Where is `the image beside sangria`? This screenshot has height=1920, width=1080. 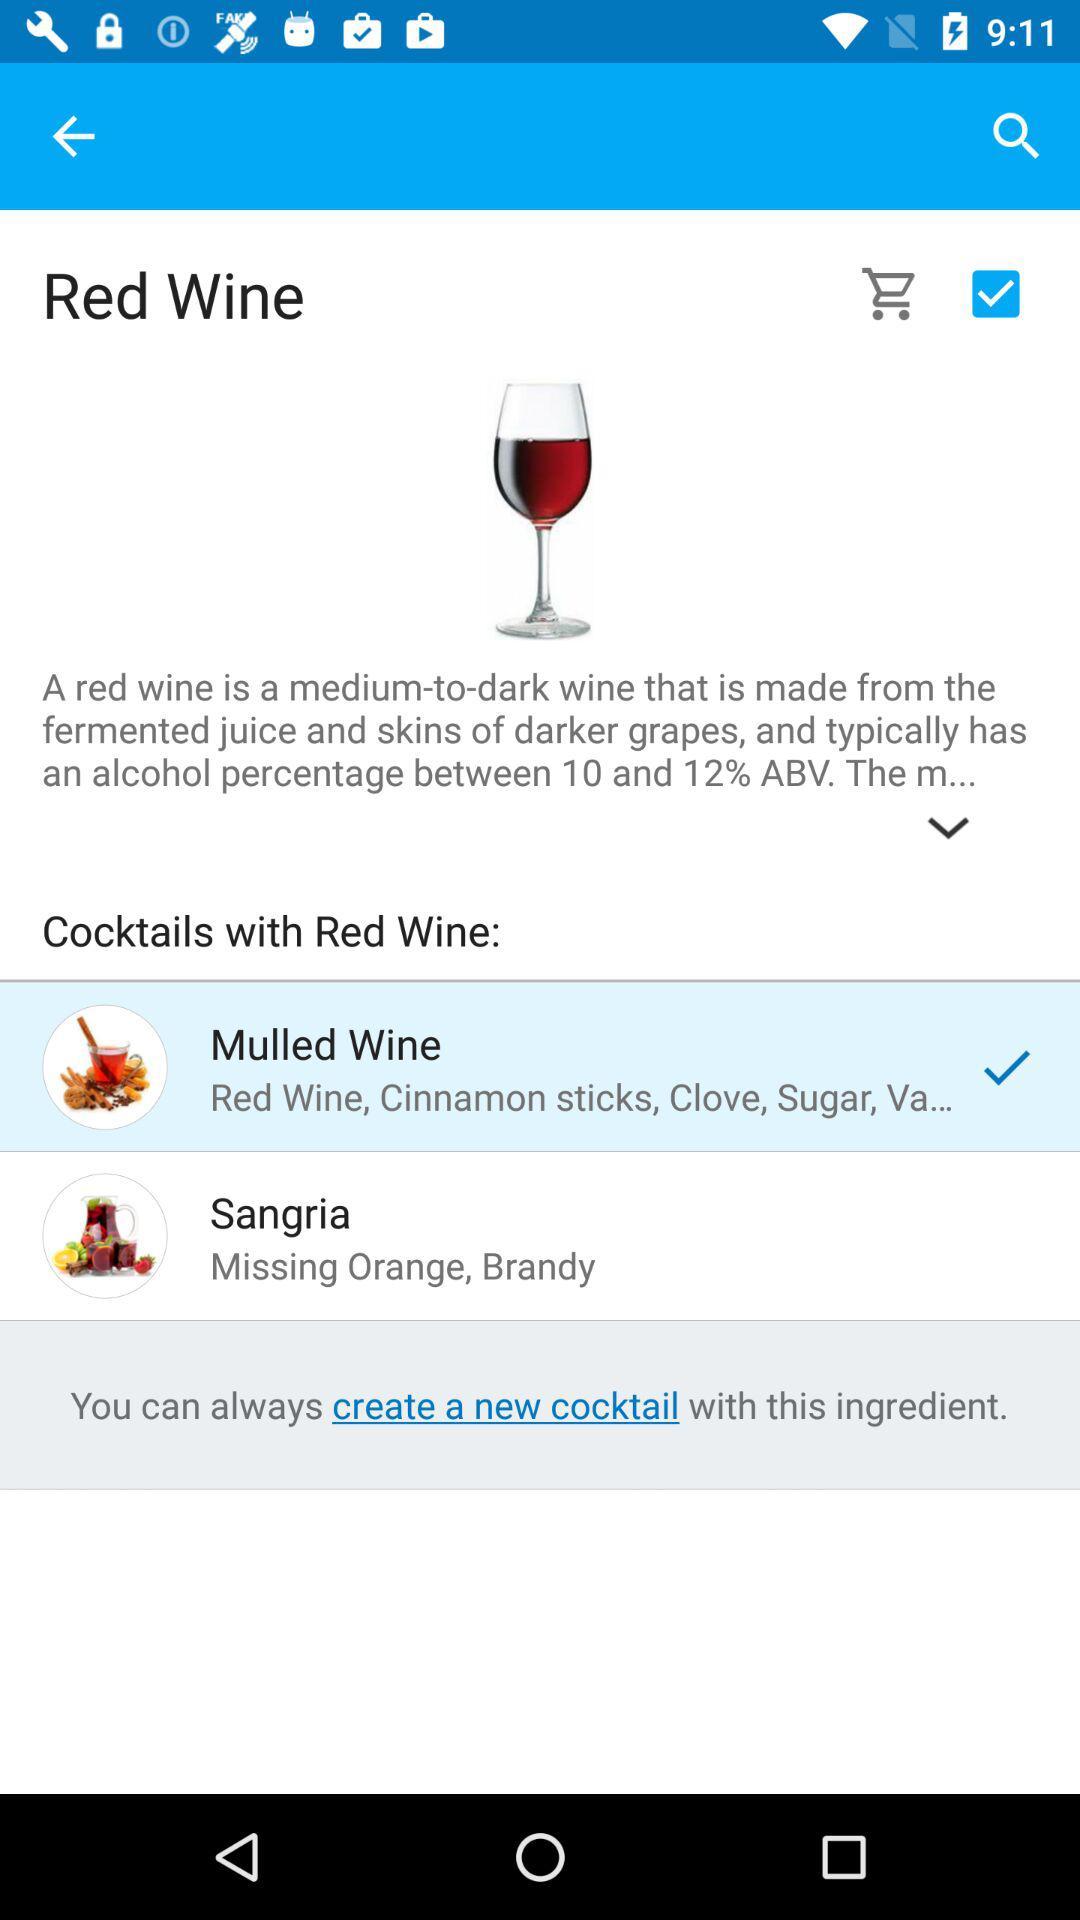 the image beside sangria is located at coordinates (104, 1234).